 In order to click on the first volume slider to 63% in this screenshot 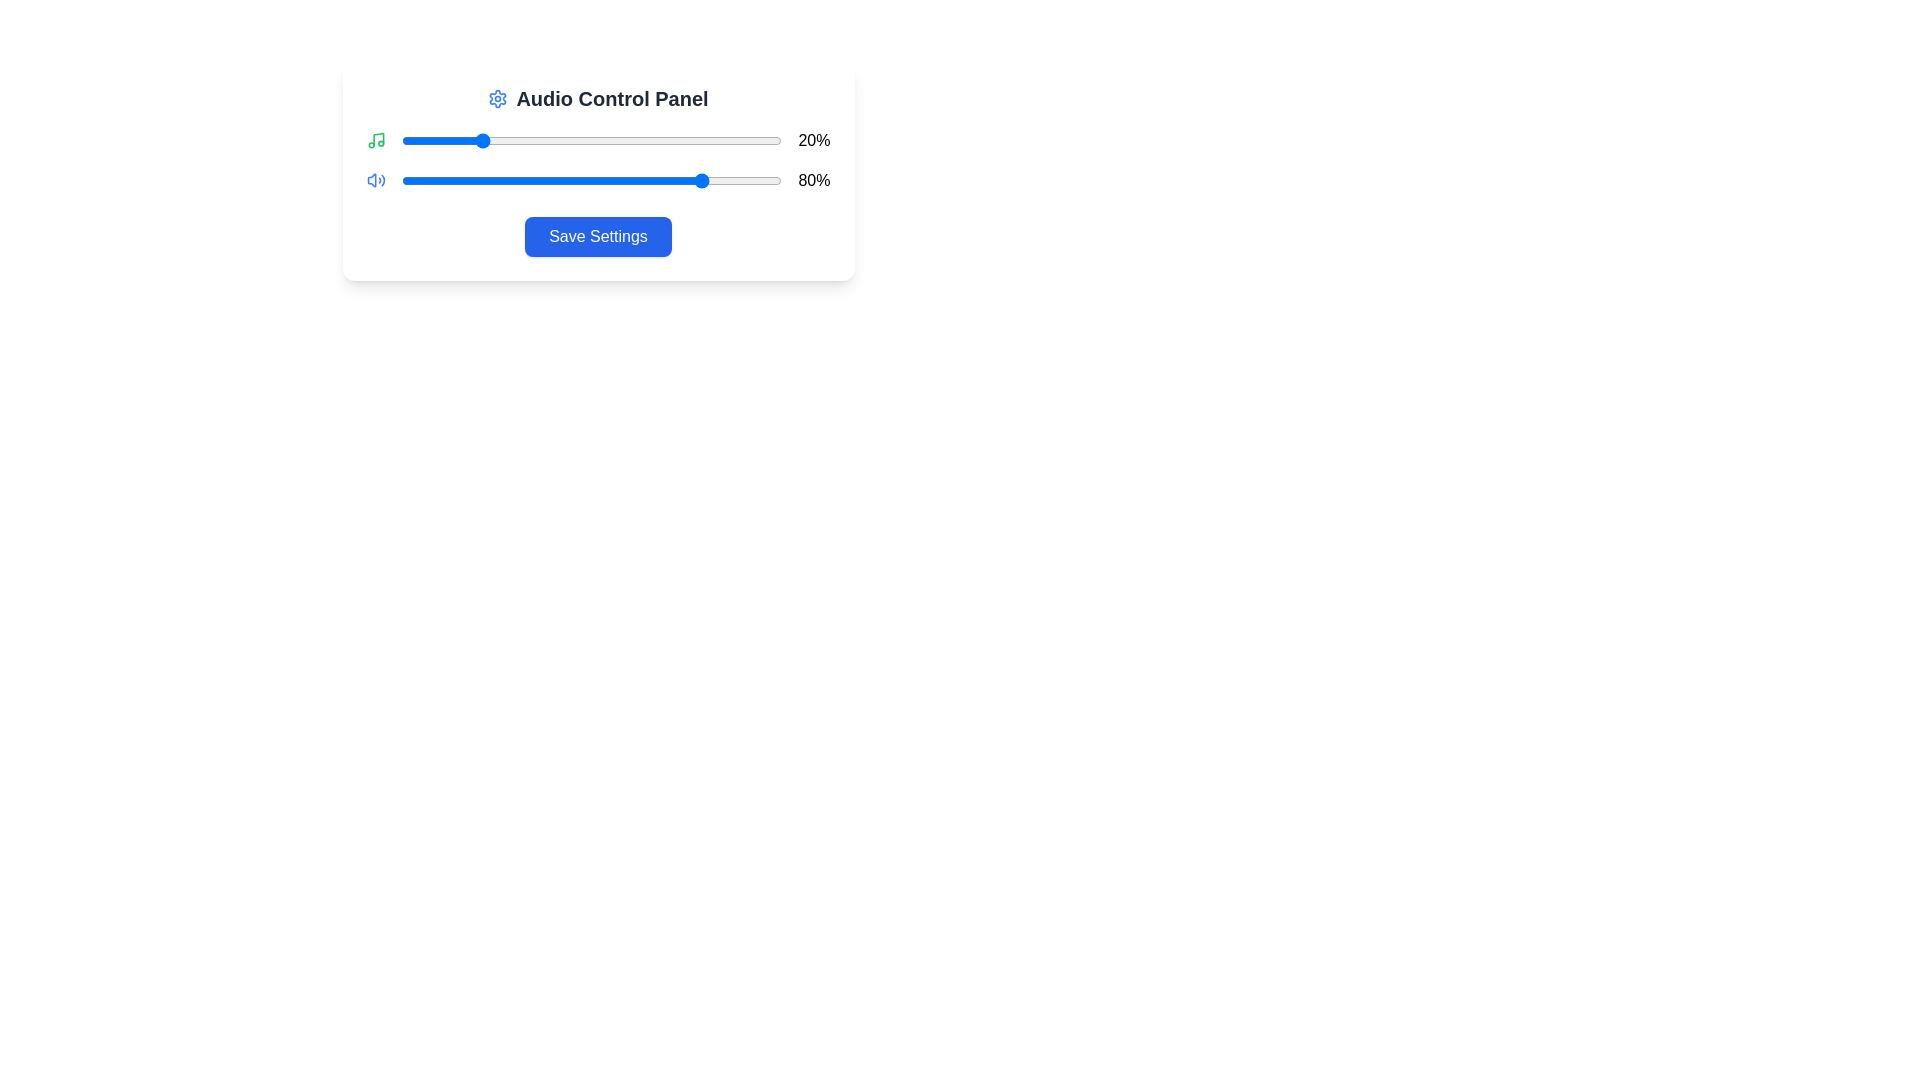, I will do `click(641, 140)`.